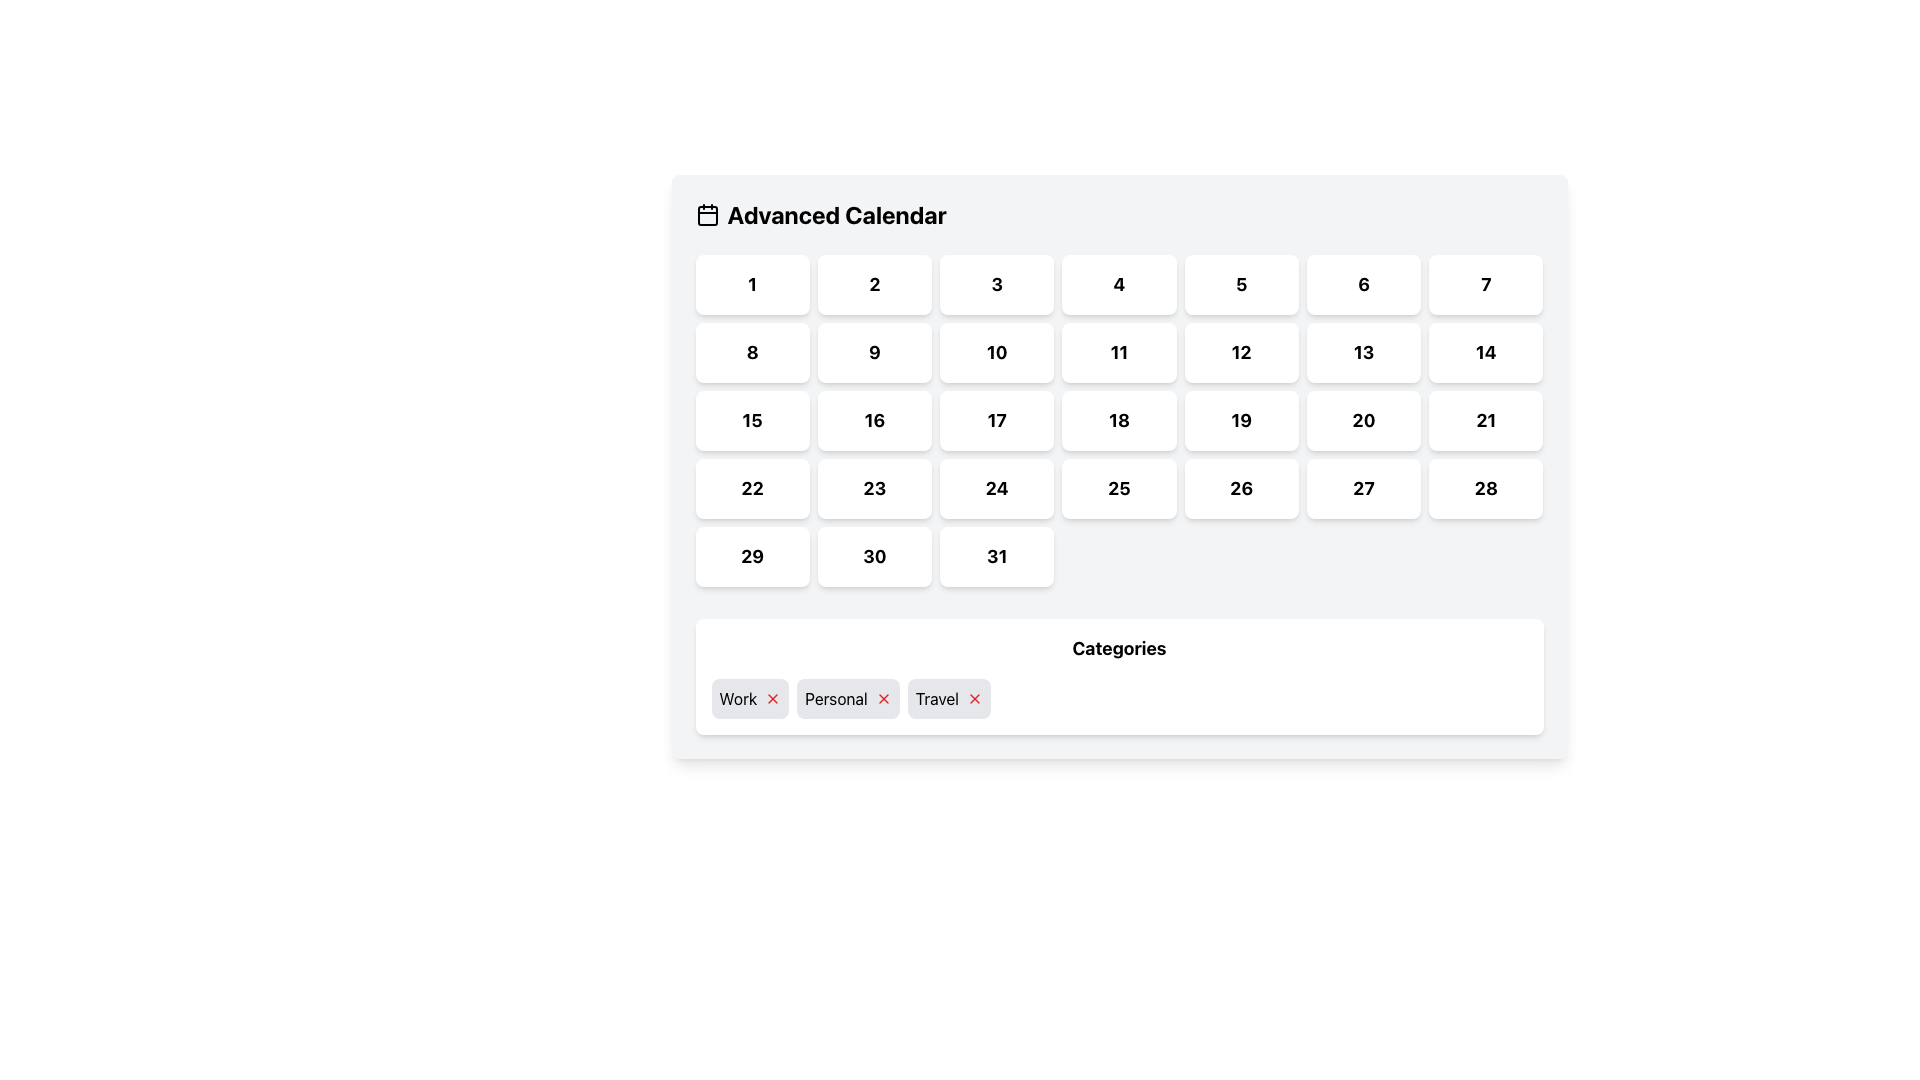 The height and width of the screenshot is (1080, 1920). Describe the element at coordinates (1486, 419) in the screenshot. I see `the white rectangular button displaying the number '21' in bold, black text located in the third row and seventh column of the calendar grid` at that location.